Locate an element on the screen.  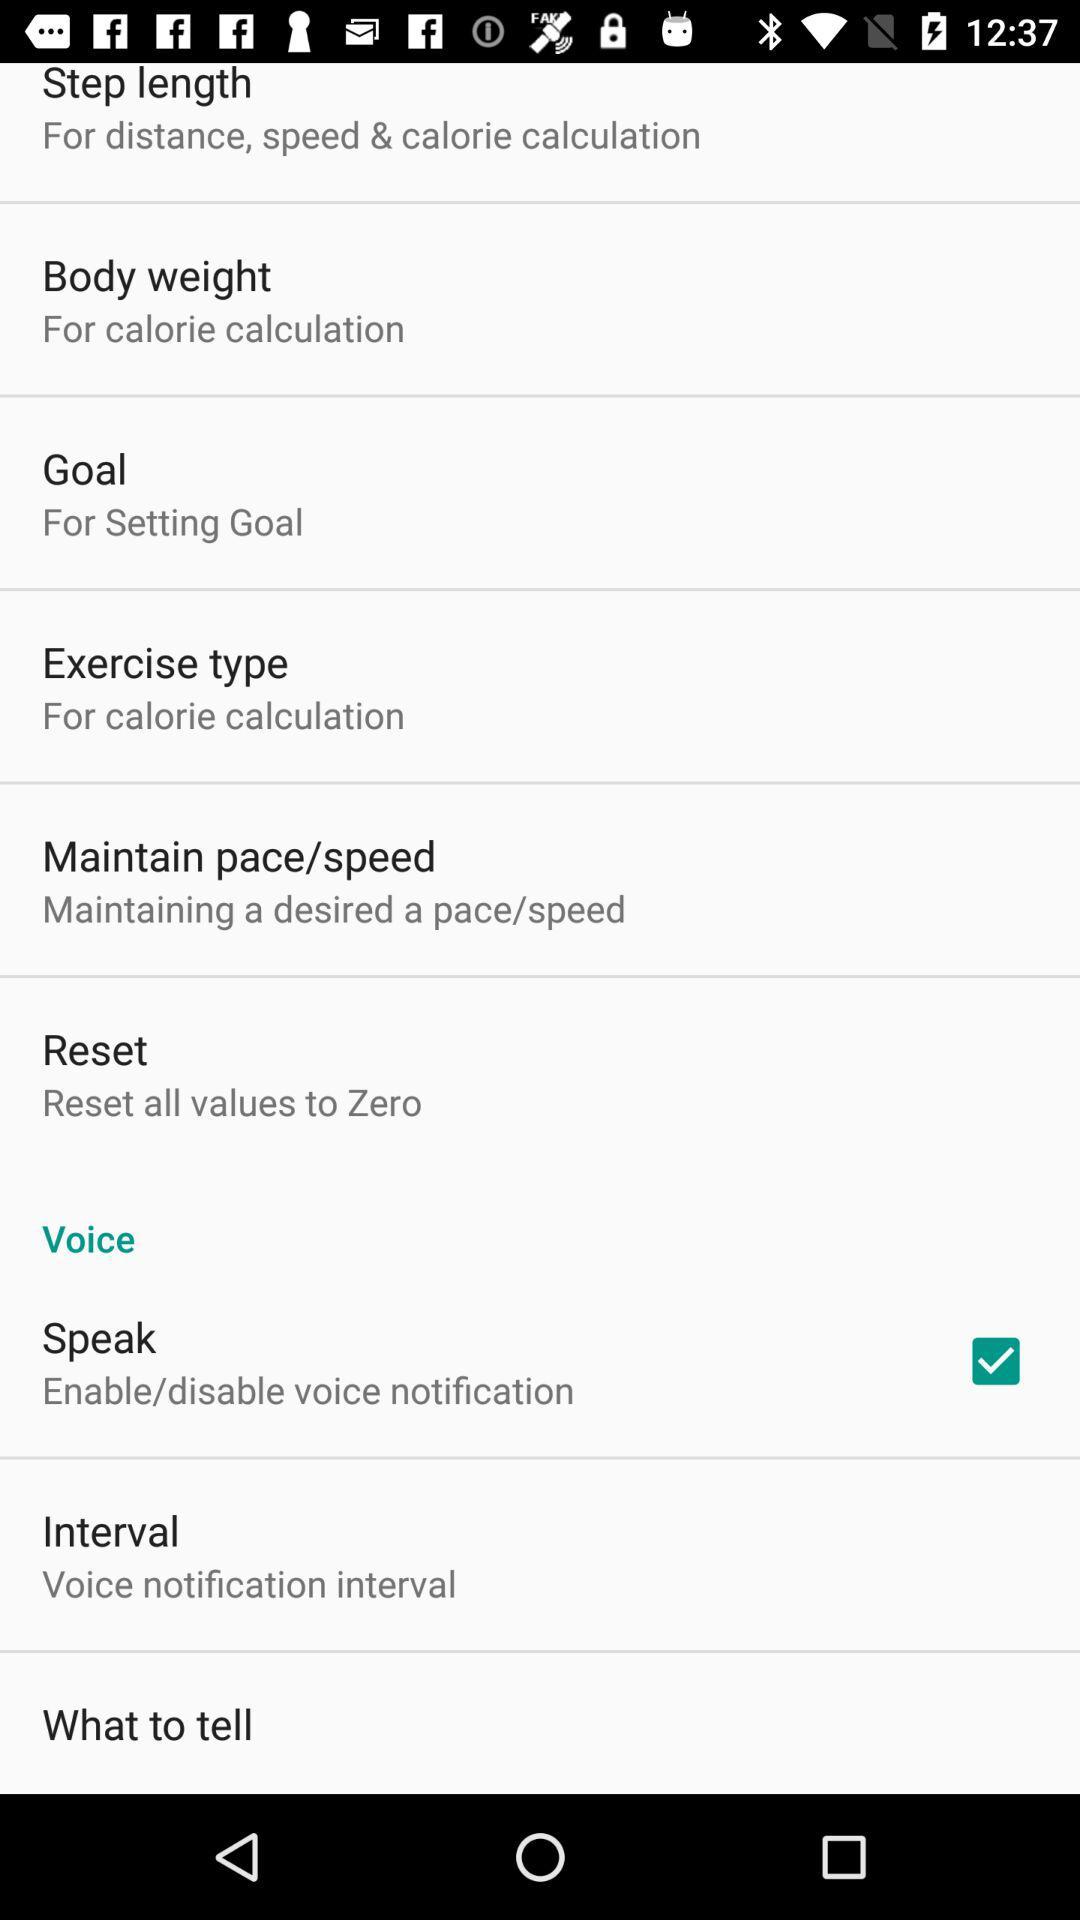
the item above the exercise type is located at coordinates (171, 521).